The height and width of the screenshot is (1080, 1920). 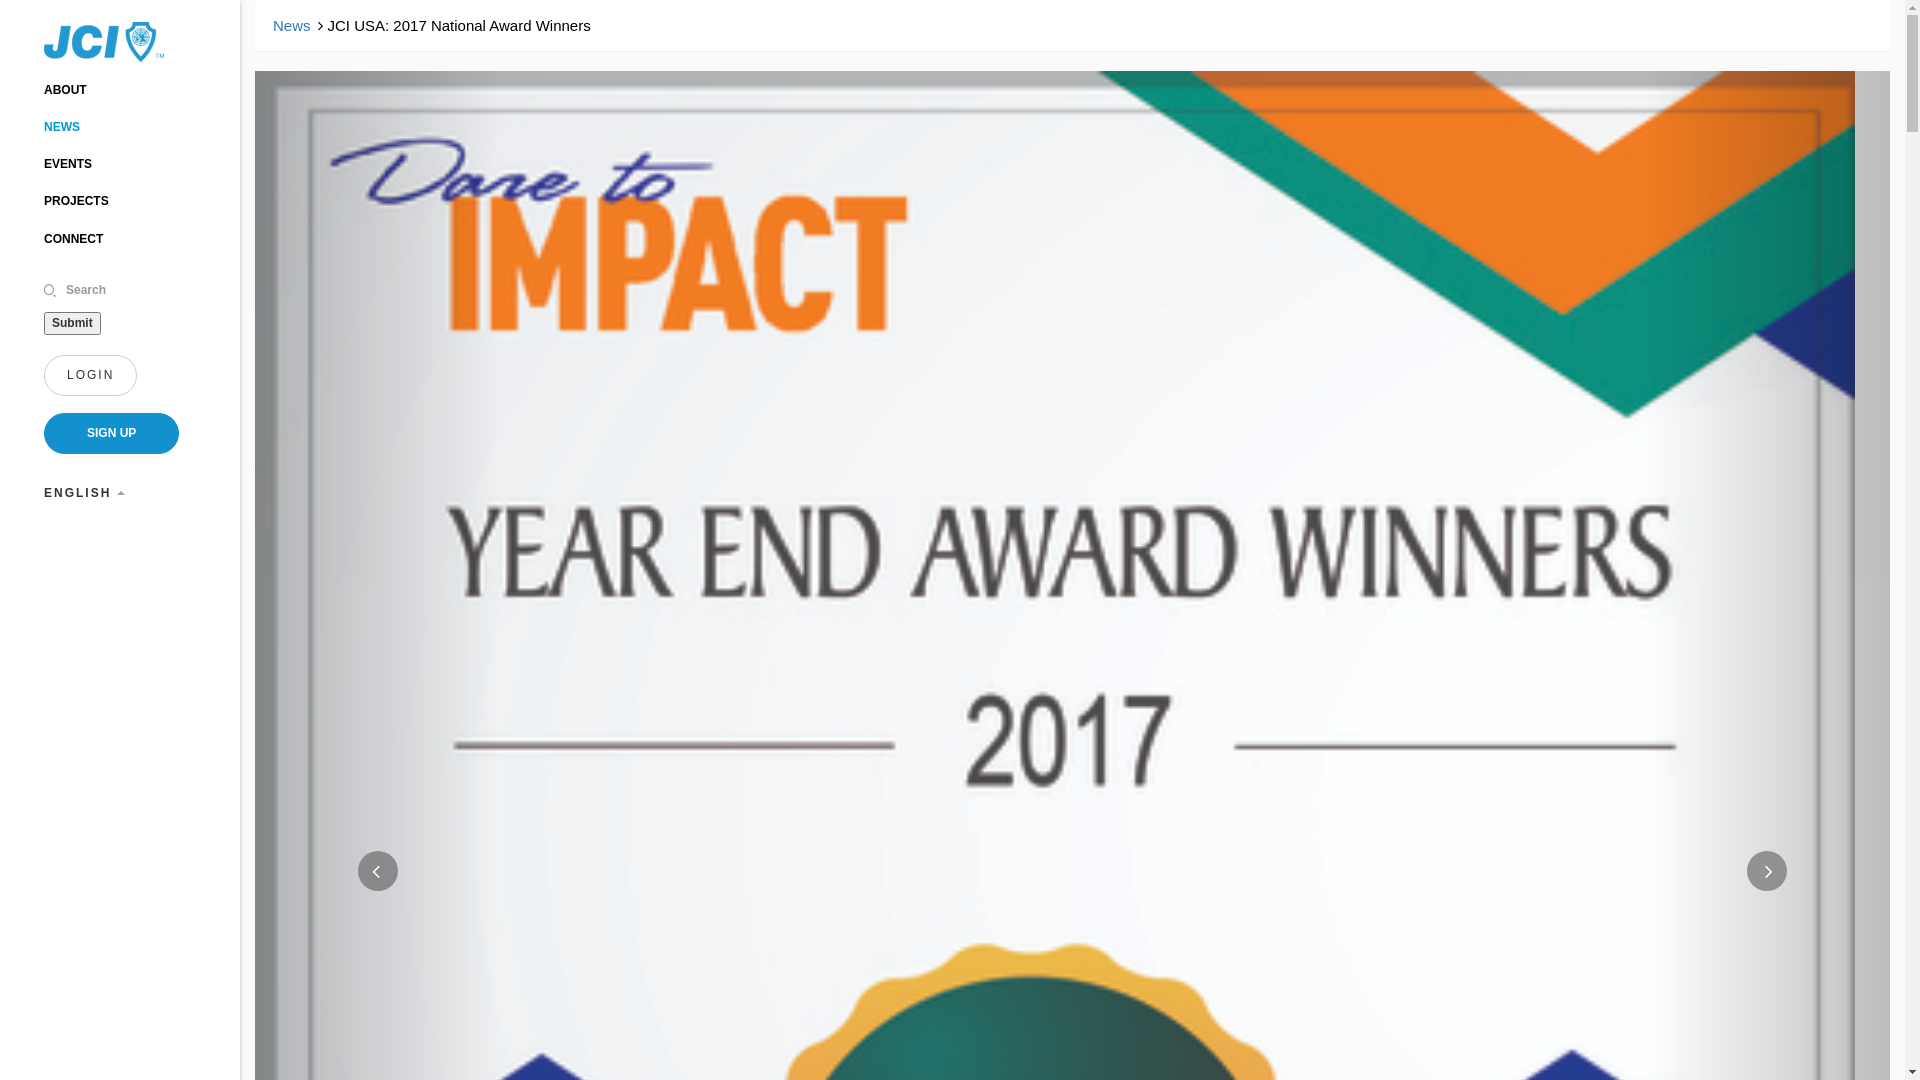 What do you see at coordinates (73, 238) in the screenshot?
I see `'CONNECT'` at bounding box center [73, 238].